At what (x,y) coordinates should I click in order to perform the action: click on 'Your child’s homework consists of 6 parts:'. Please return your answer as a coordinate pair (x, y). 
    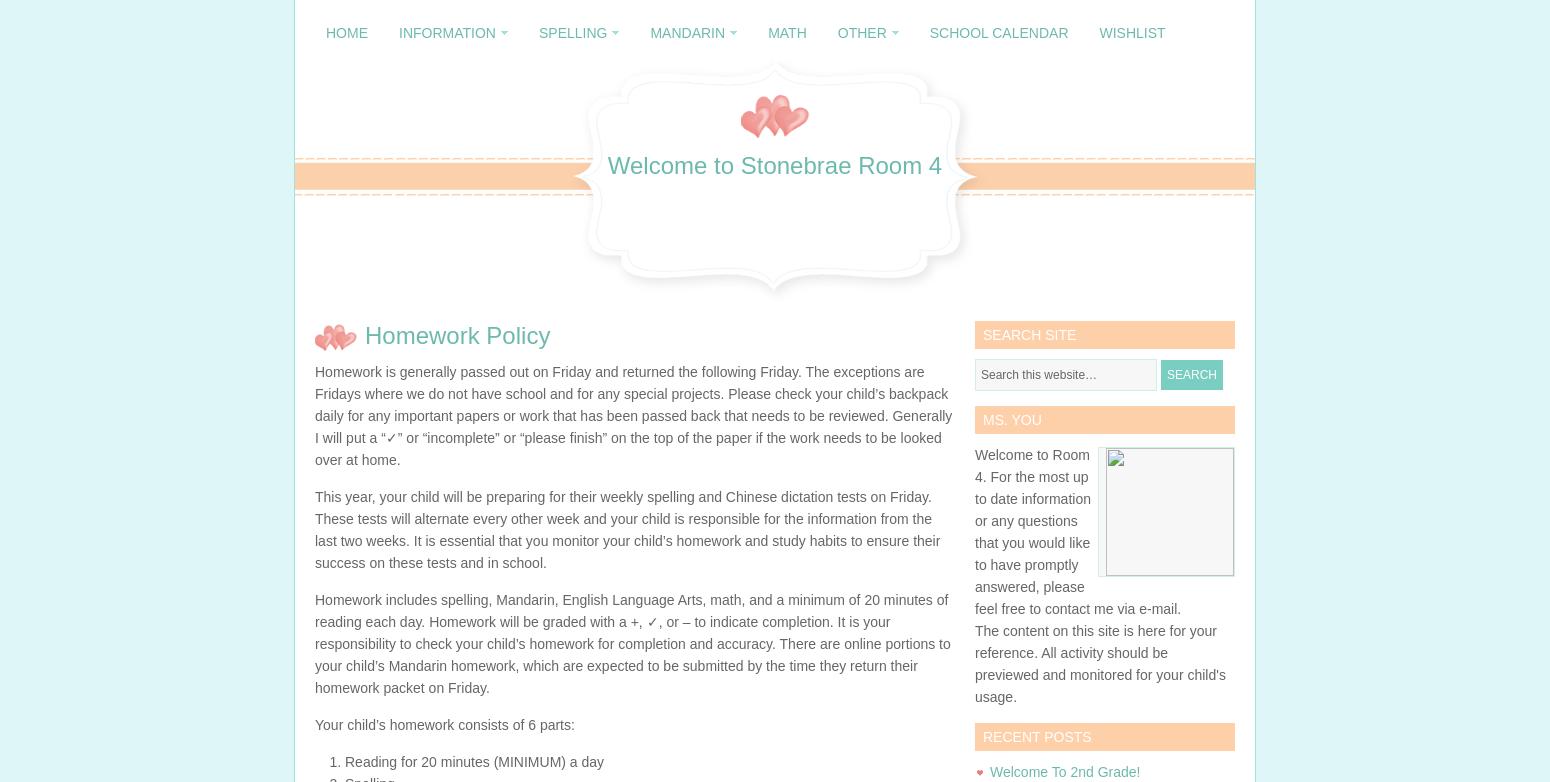
    Looking at the image, I should click on (313, 723).